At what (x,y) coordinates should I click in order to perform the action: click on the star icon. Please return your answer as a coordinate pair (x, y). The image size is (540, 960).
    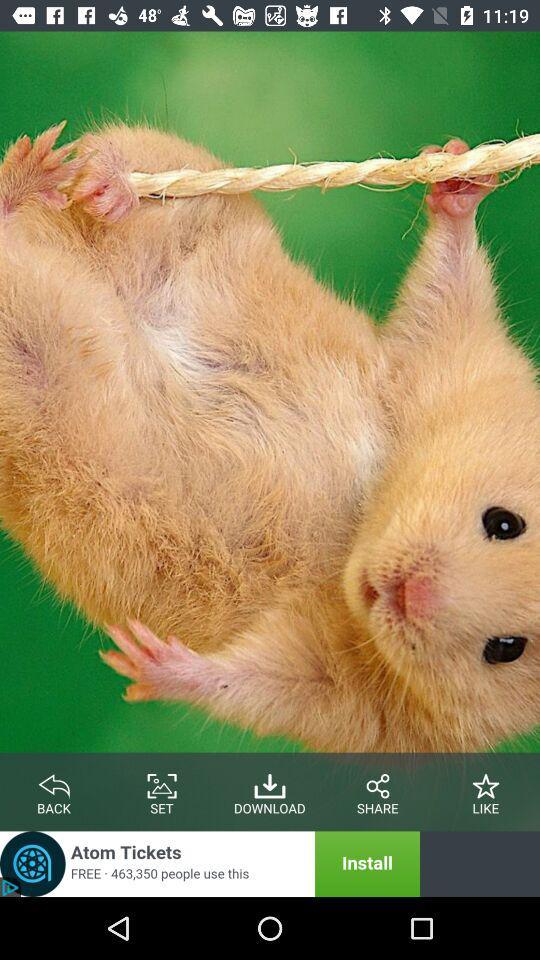
    Looking at the image, I should click on (485, 782).